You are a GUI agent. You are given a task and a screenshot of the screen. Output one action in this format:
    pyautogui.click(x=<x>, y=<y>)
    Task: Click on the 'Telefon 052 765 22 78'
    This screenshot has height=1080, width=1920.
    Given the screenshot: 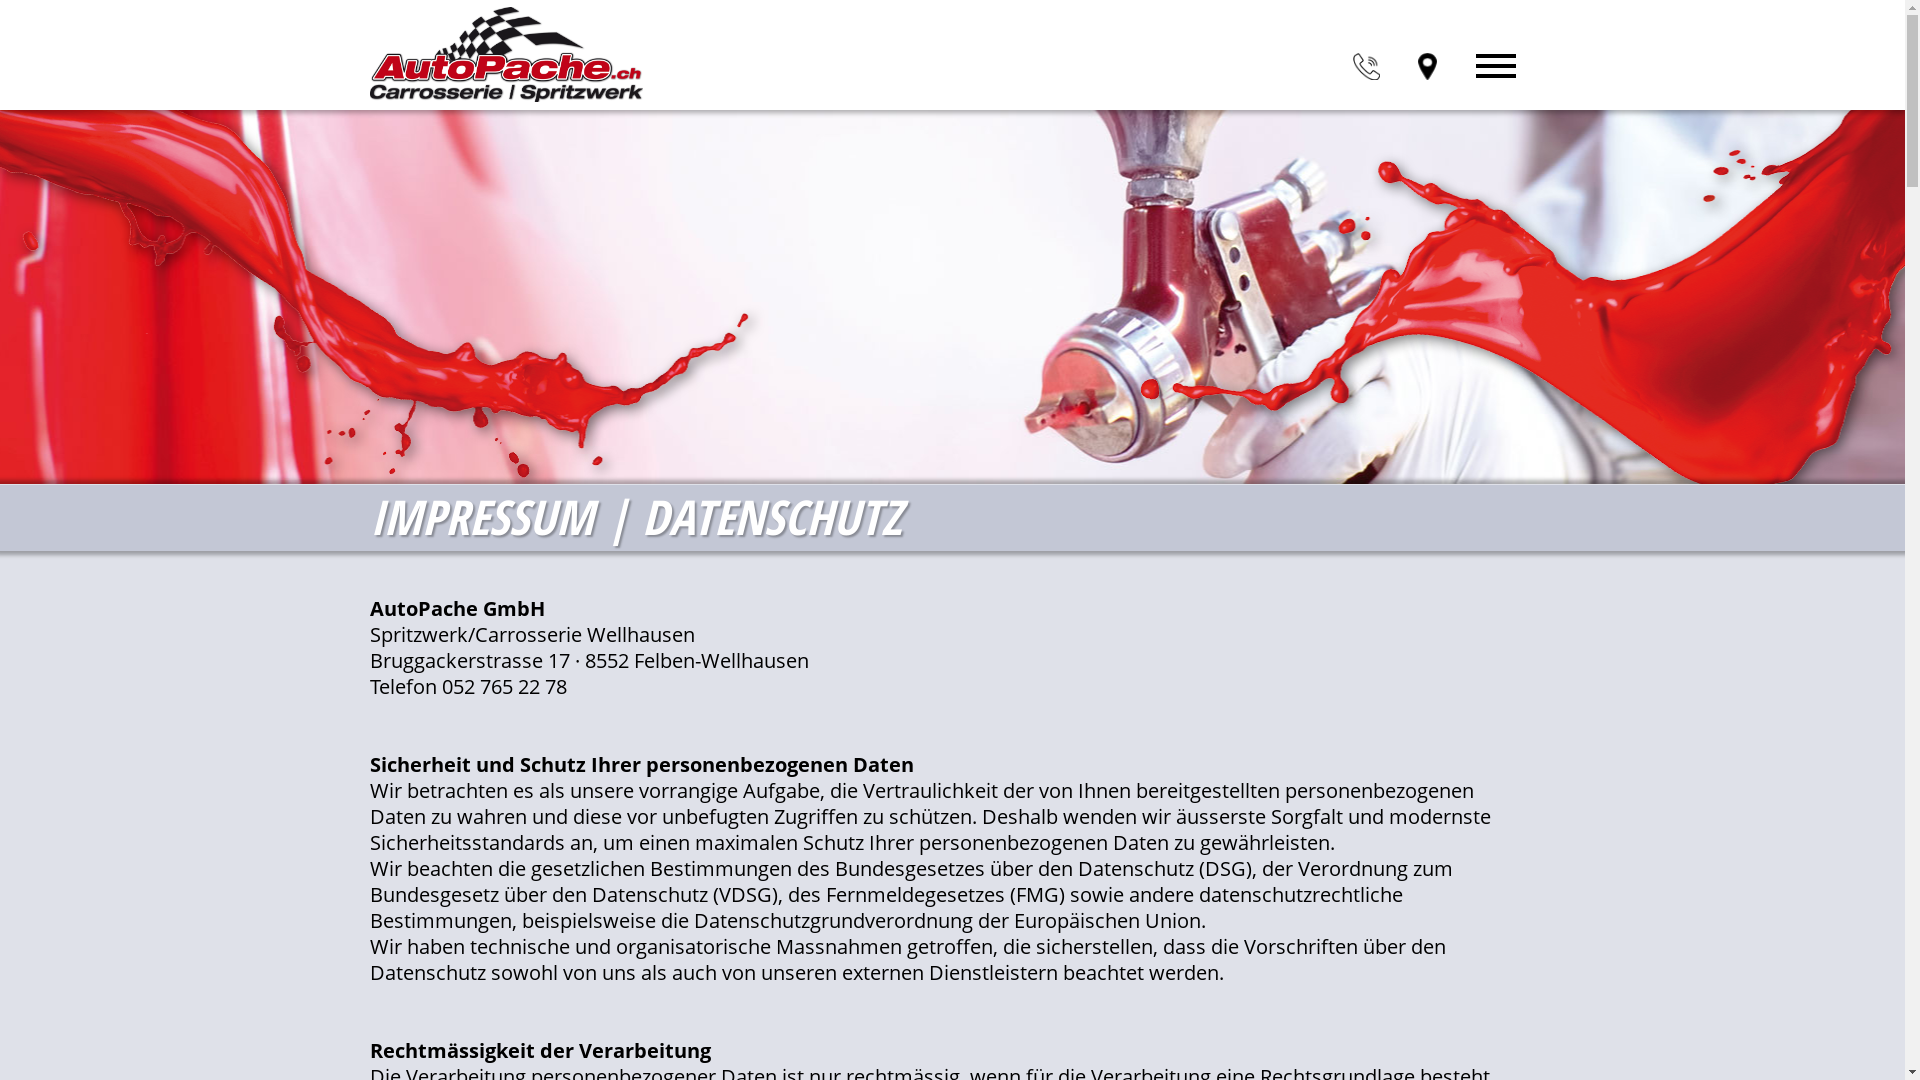 What is the action you would take?
    pyautogui.click(x=467, y=685)
    